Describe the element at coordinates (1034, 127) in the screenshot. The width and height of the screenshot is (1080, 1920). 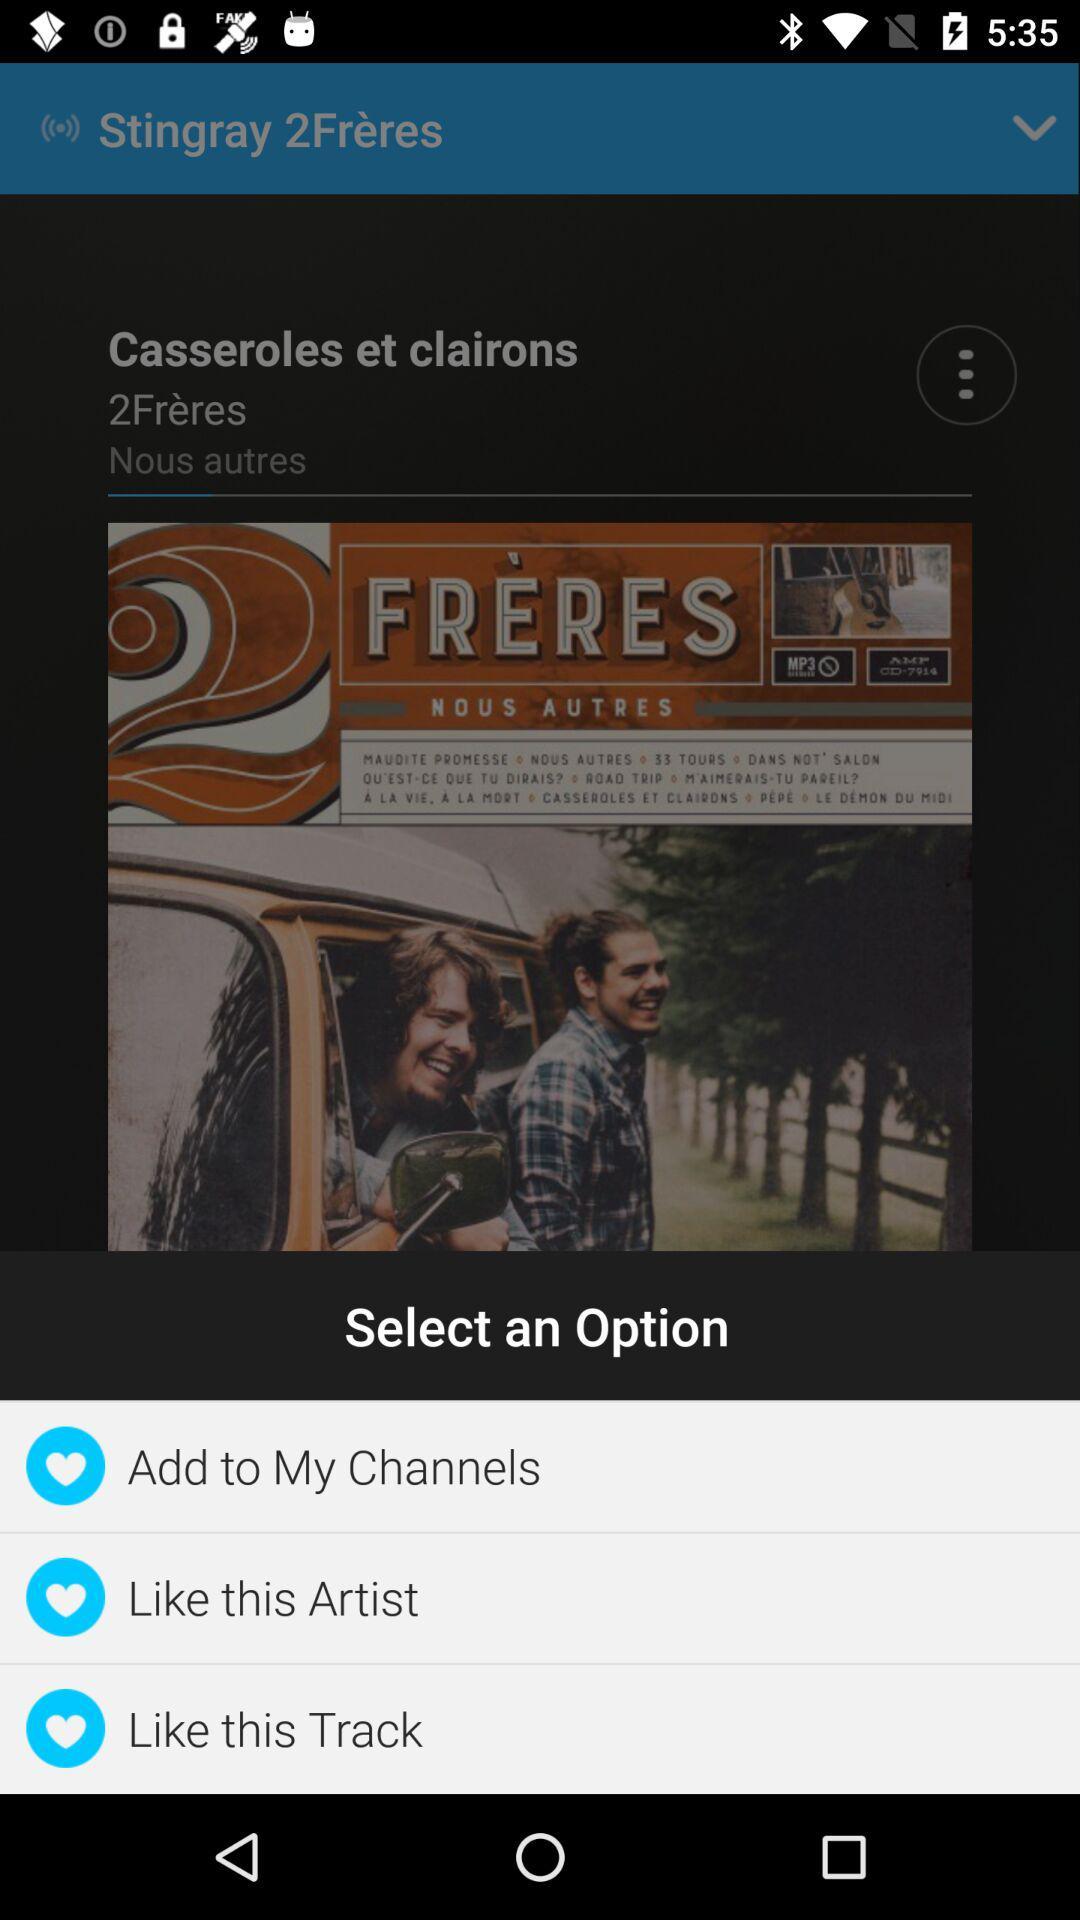
I see `the expand_more icon` at that location.